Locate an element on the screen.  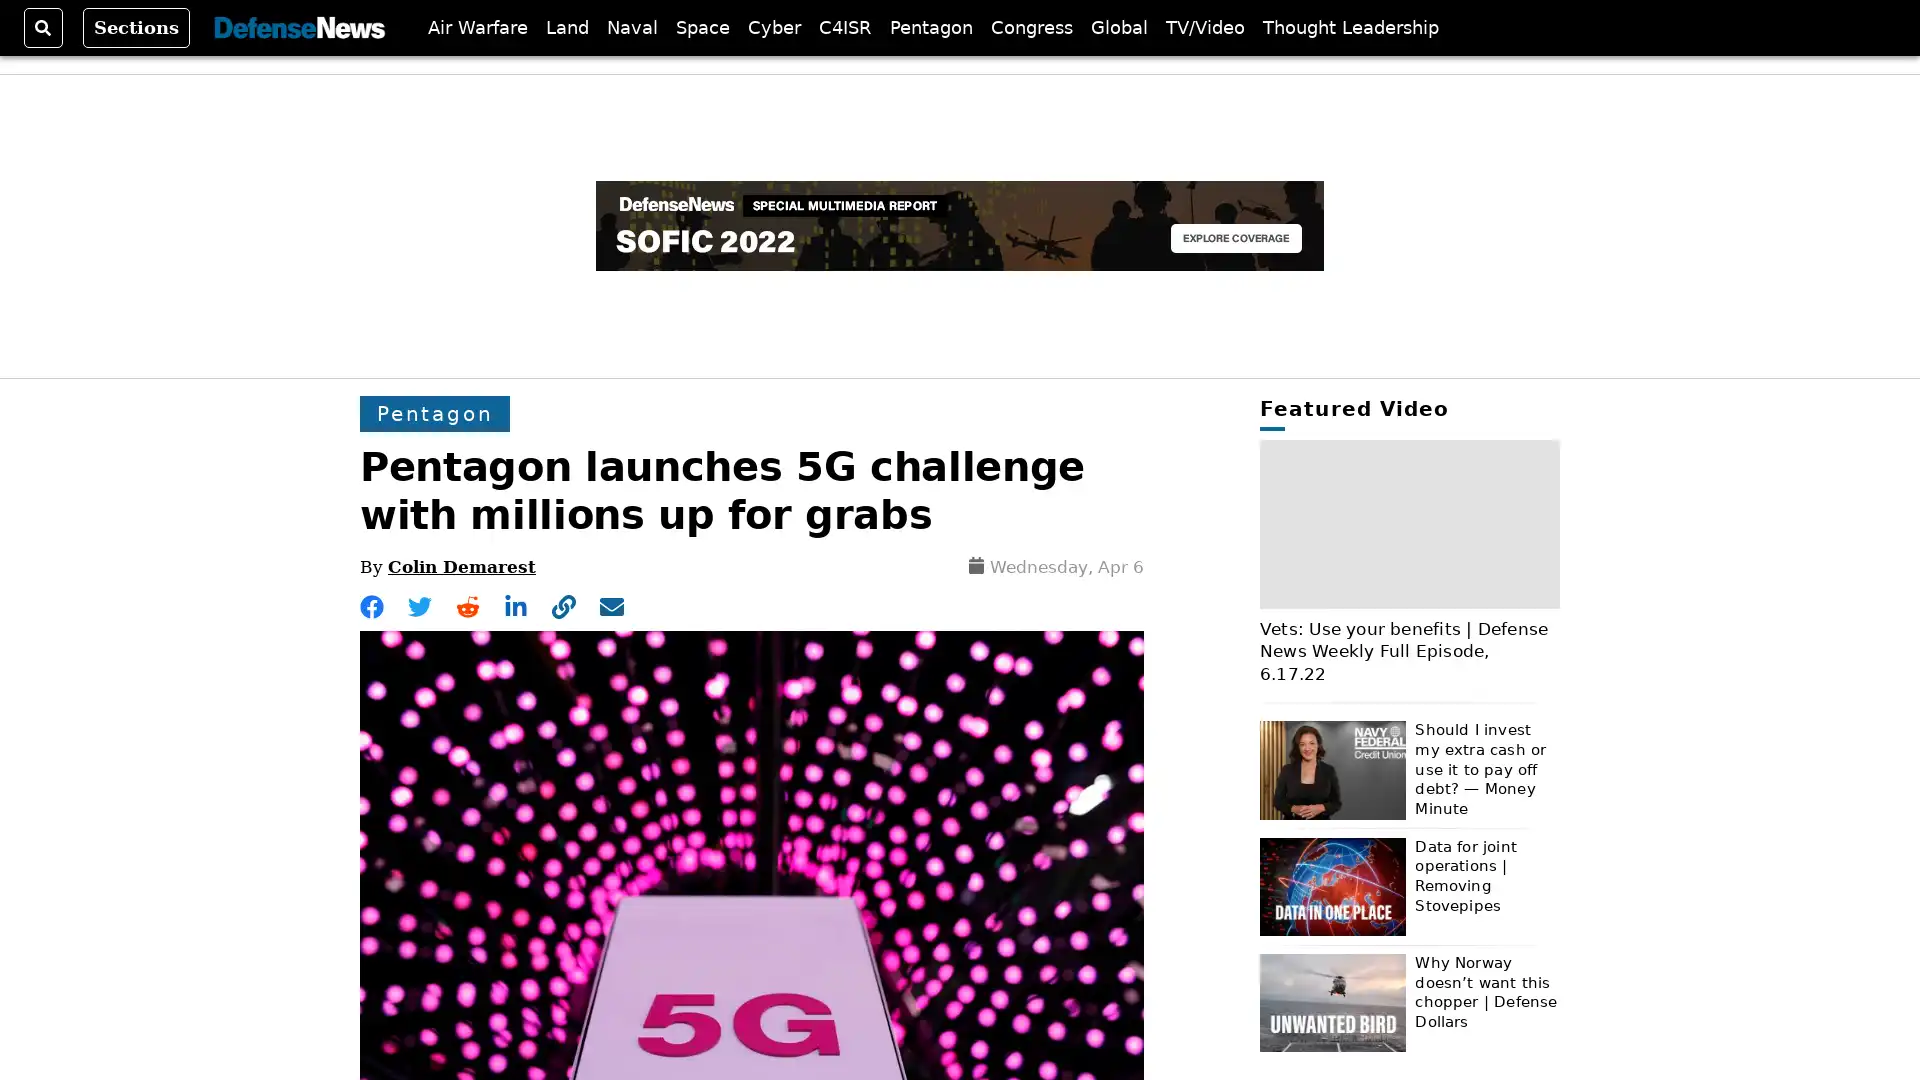
linkedin is located at coordinates (516, 605).